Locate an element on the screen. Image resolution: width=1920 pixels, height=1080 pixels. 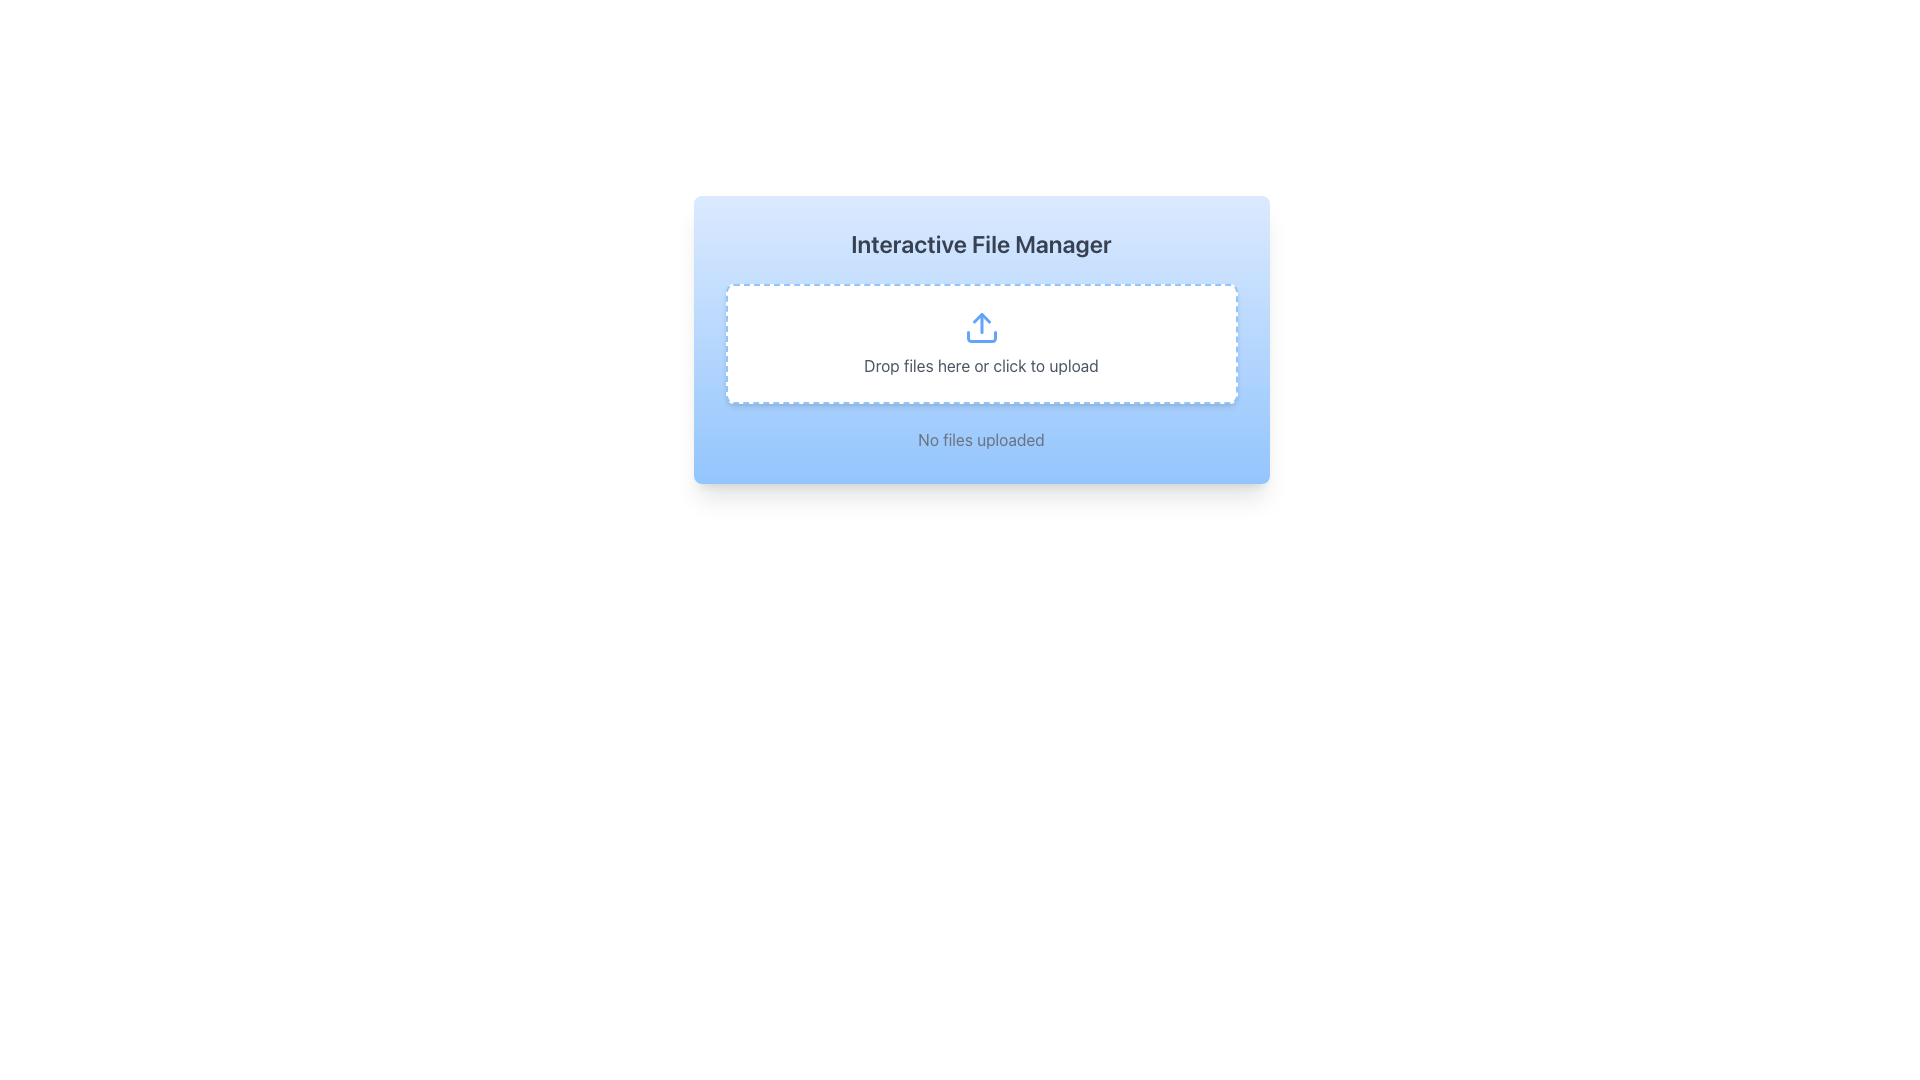
the upload icon located centrally within the white rectangular dropzone to initiate an upload action is located at coordinates (981, 326).